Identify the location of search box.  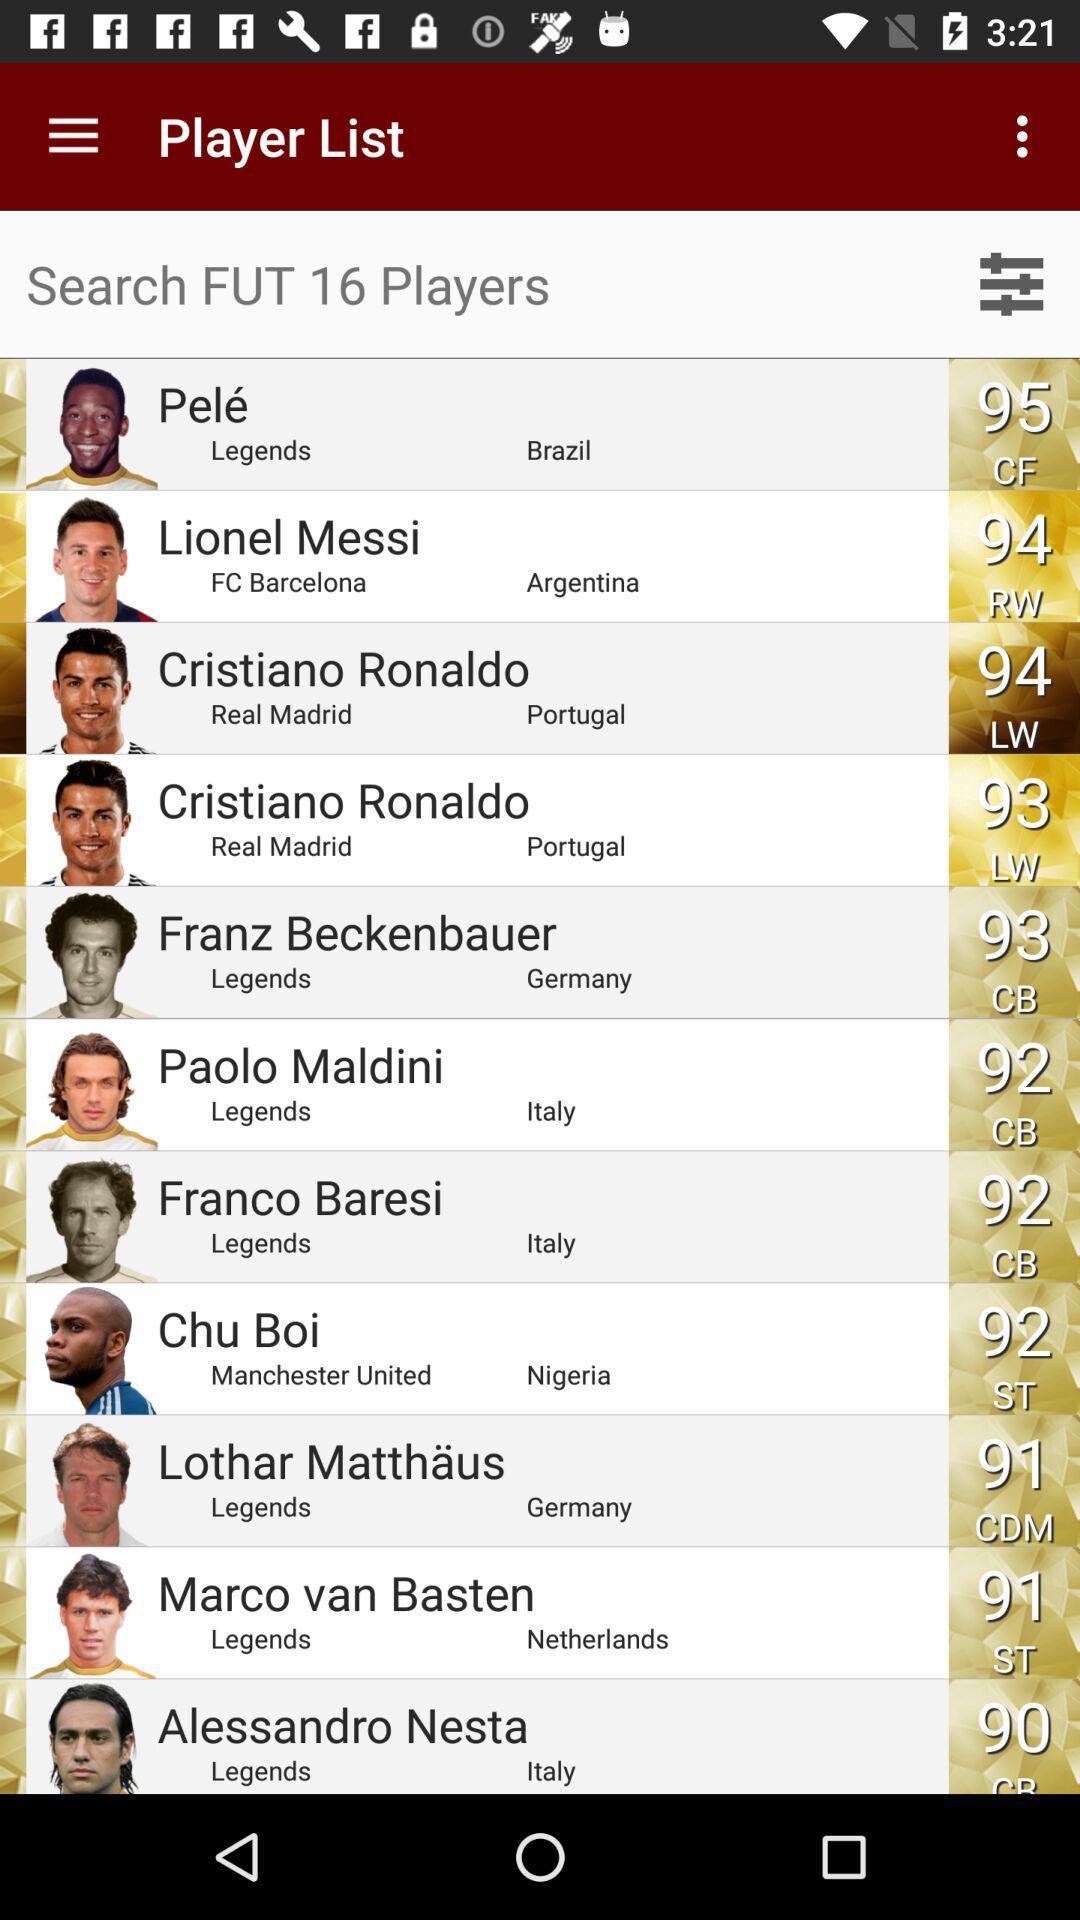
(471, 283).